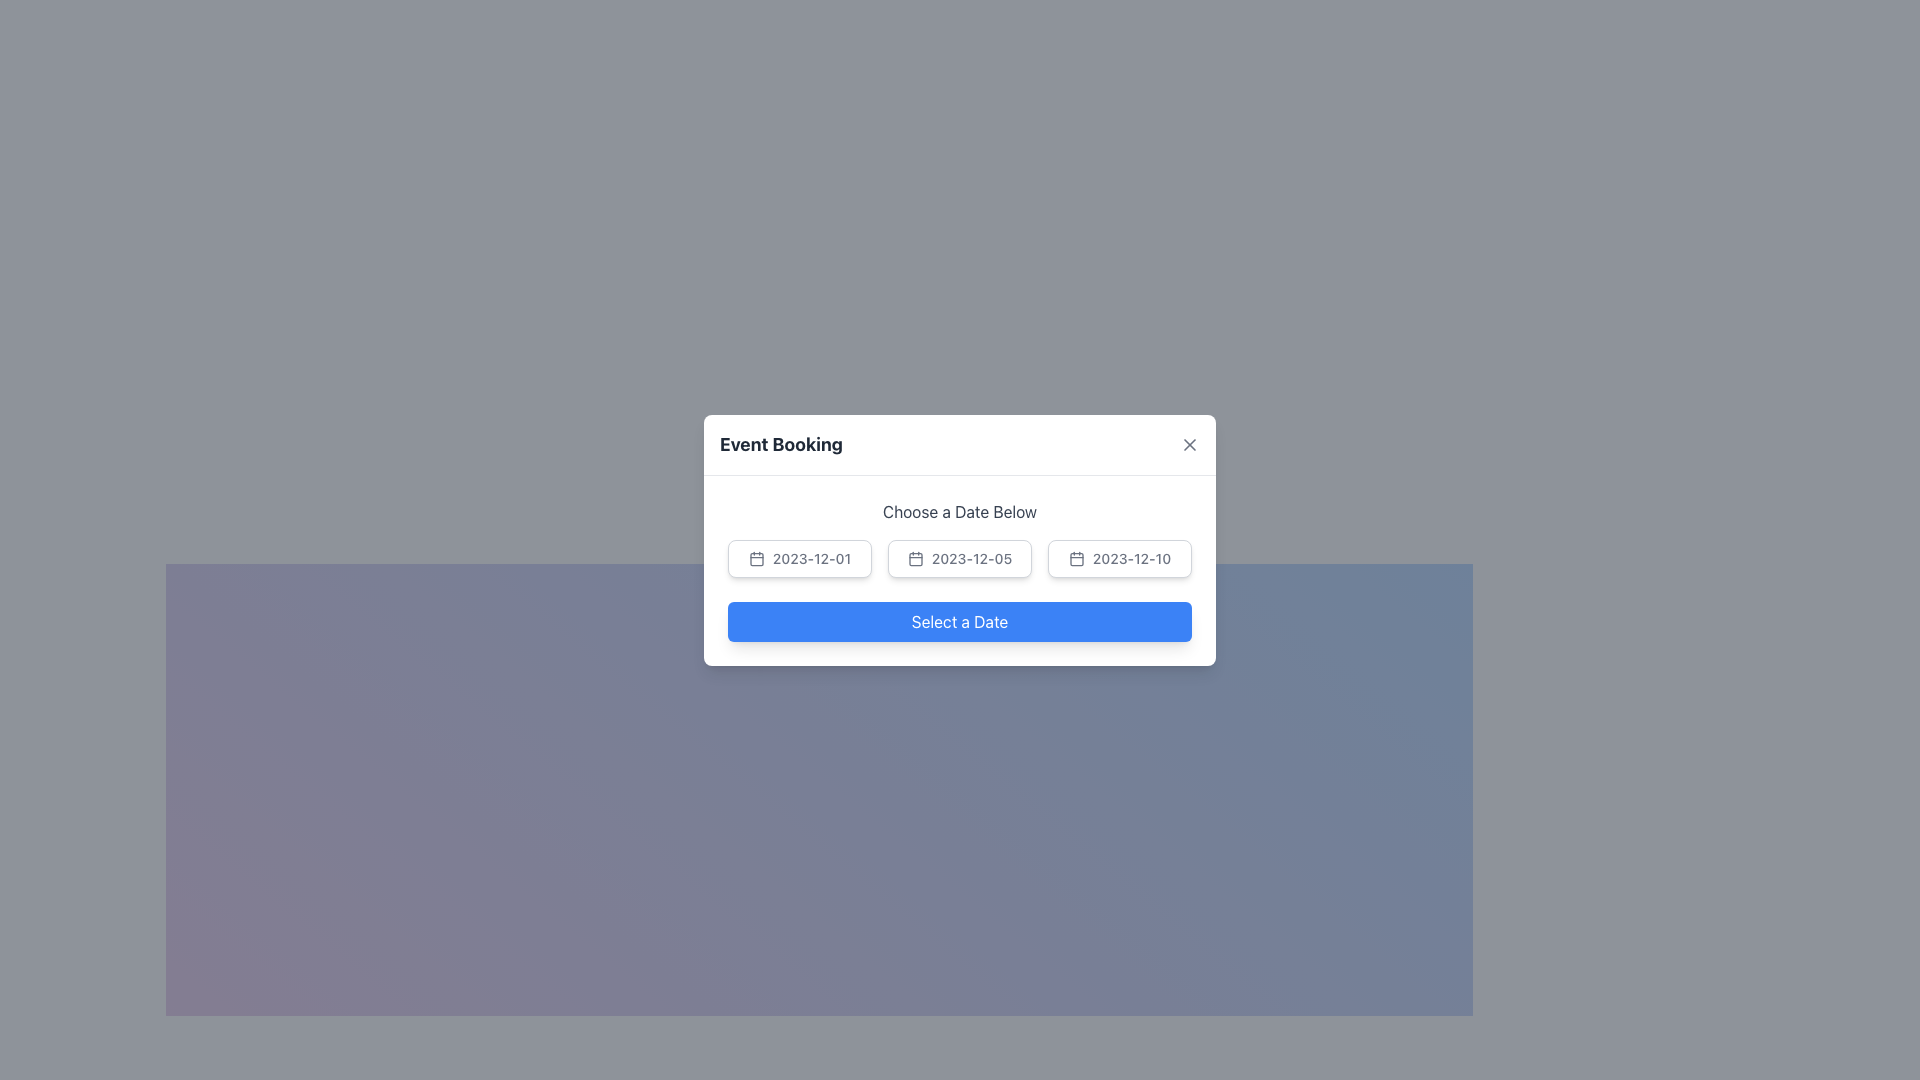 The image size is (1920, 1080). Describe the element at coordinates (914, 558) in the screenshot. I see `the calendar icon within the button that contains the date '2023-12-05', which is part of the middle button in a horizontally aligned series of buttons in a modal dialog` at that location.